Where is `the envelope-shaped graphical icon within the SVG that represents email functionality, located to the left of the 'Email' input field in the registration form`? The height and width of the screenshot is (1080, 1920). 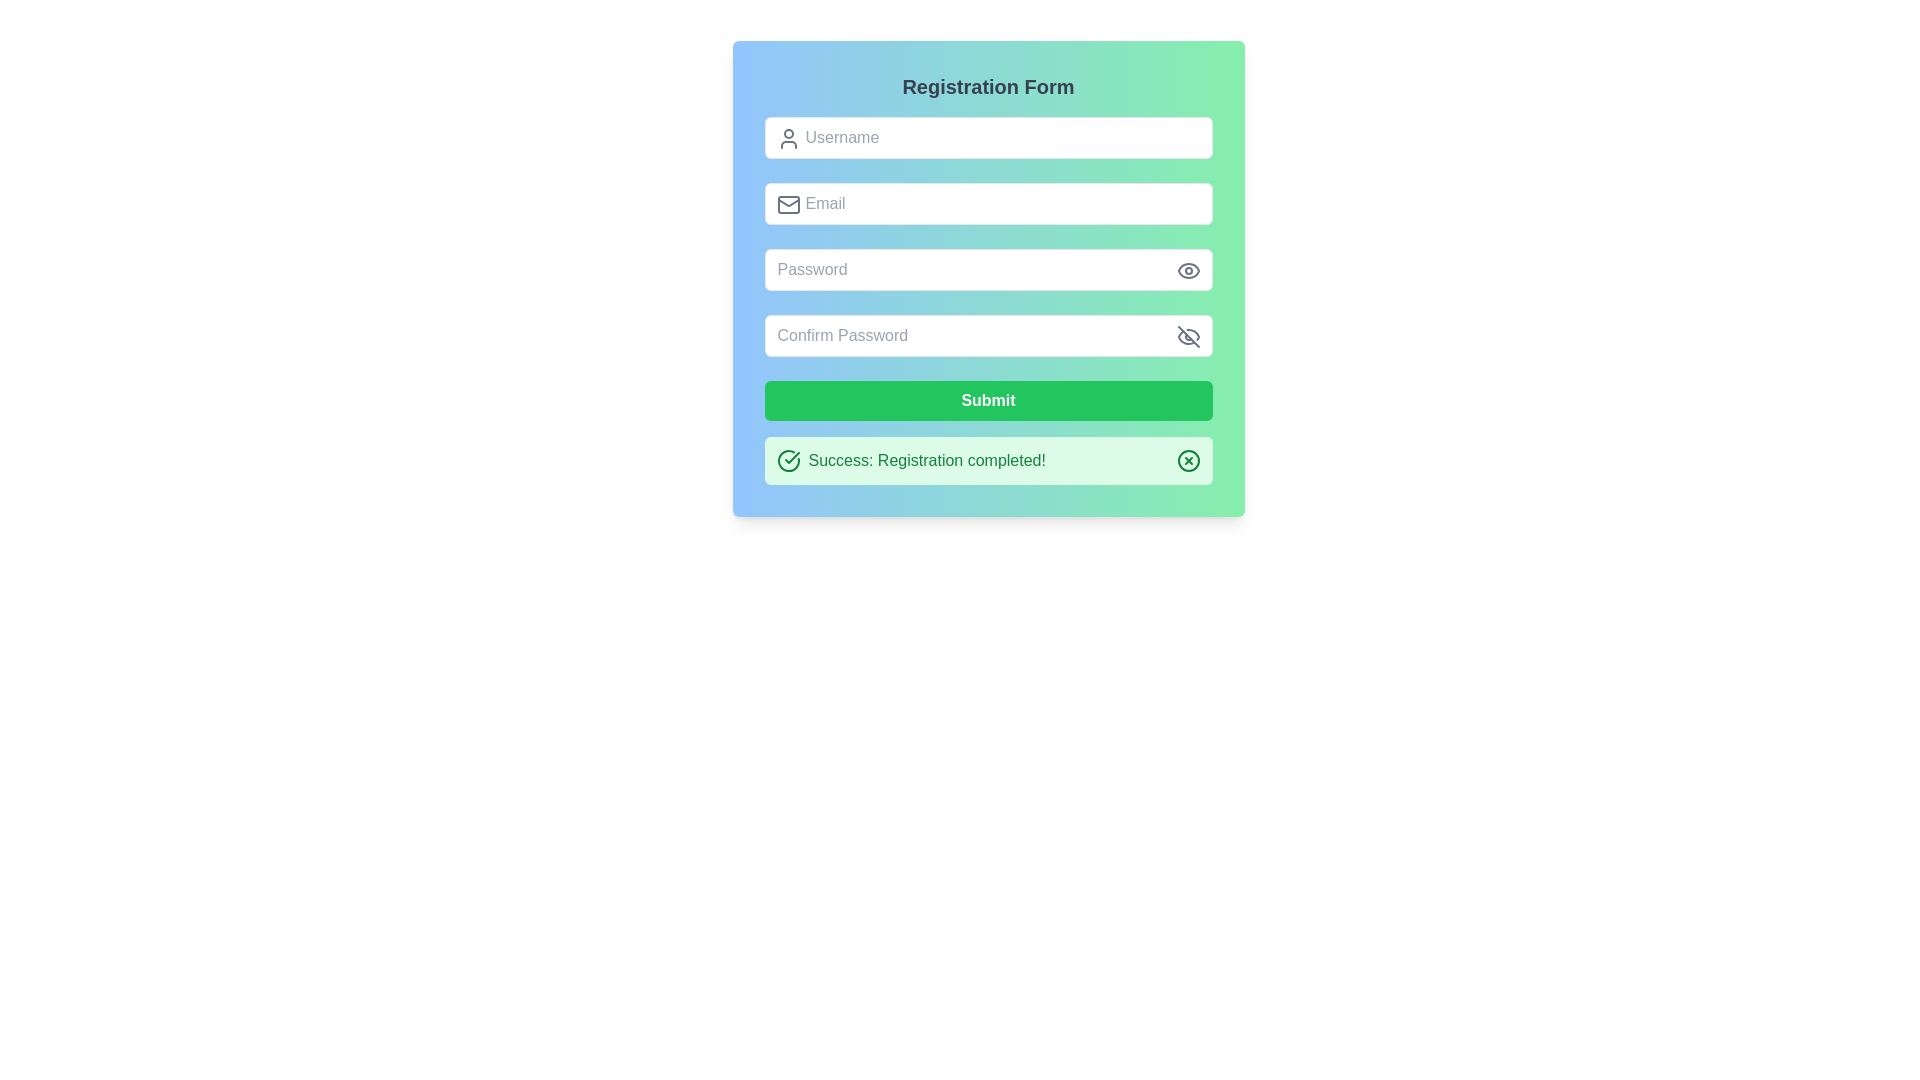
the envelope-shaped graphical icon within the SVG that represents email functionality, located to the left of the 'Email' input field in the registration form is located at coordinates (787, 204).